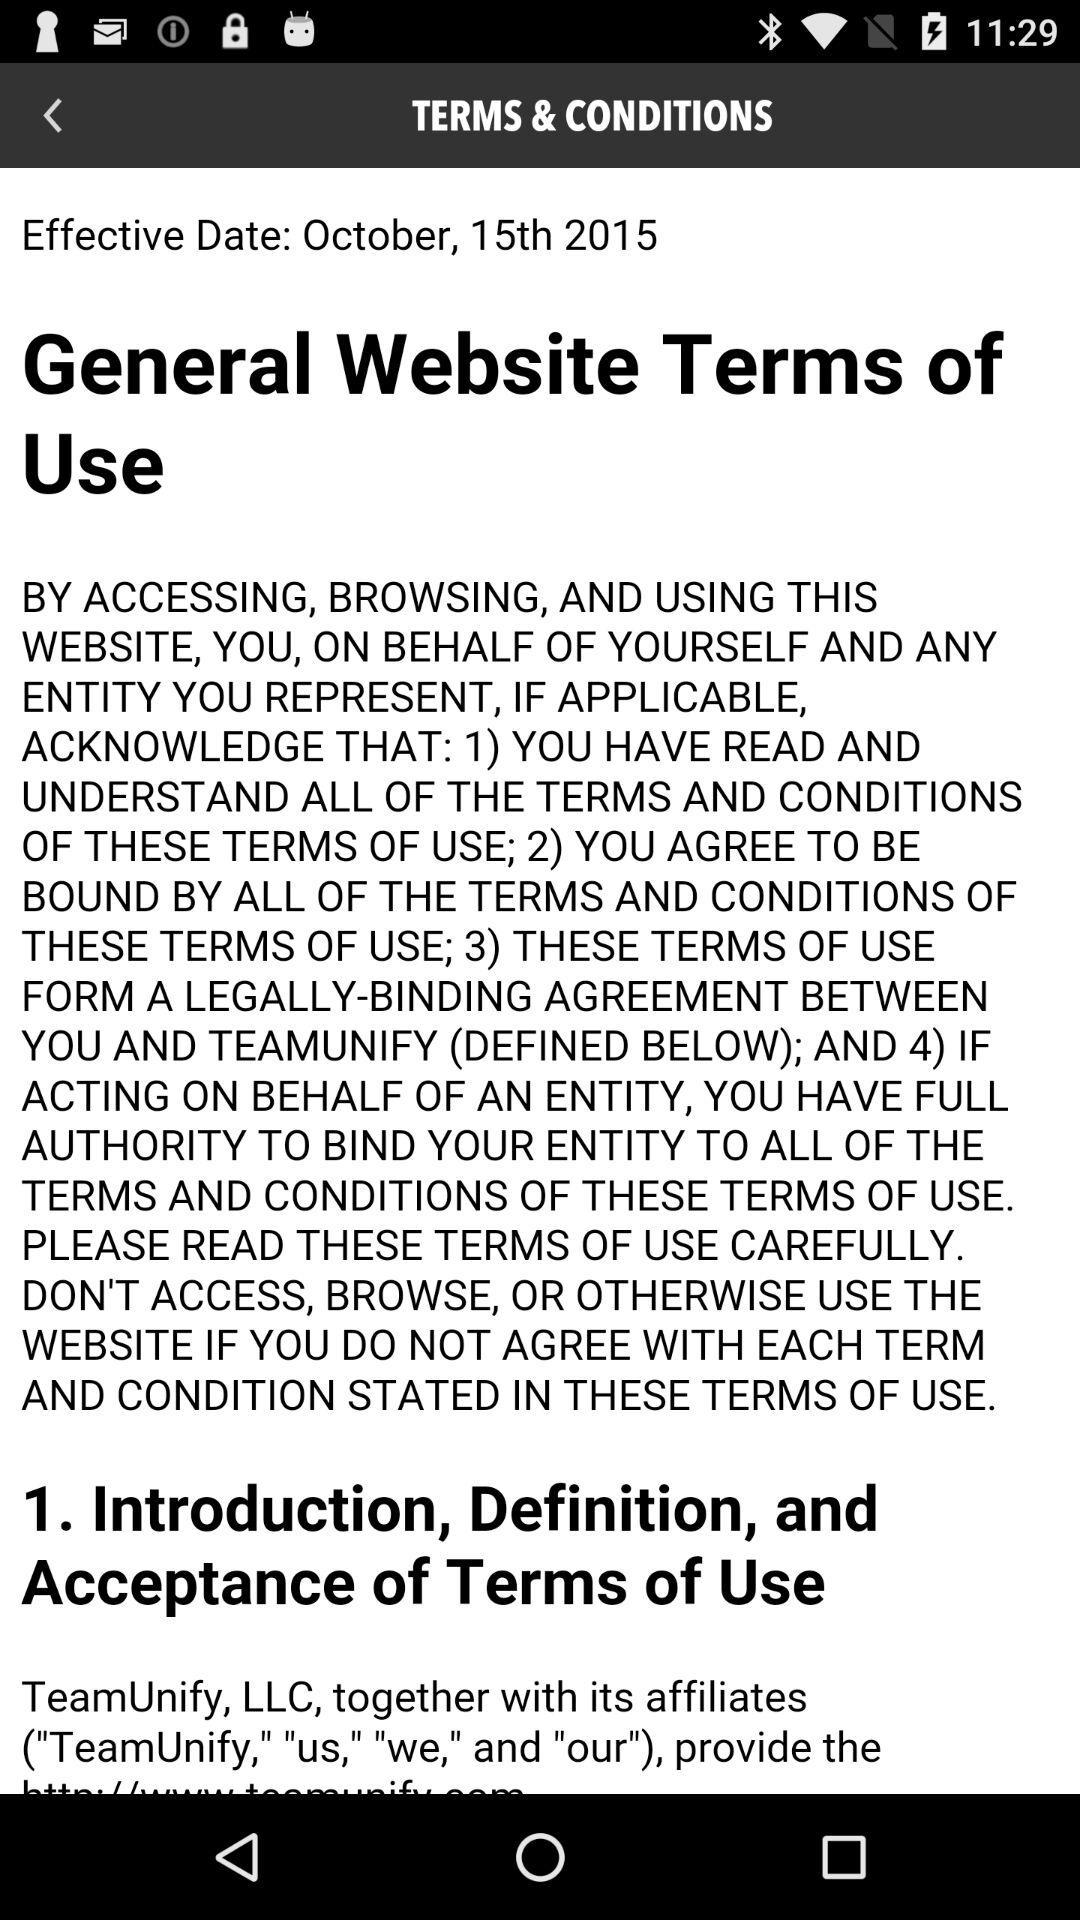 Image resolution: width=1080 pixels, height=1920 pixels. What do you see at coordinates (51, 114) in the screenshot?
I see `return to previous page` at bounding box center [51, 114].